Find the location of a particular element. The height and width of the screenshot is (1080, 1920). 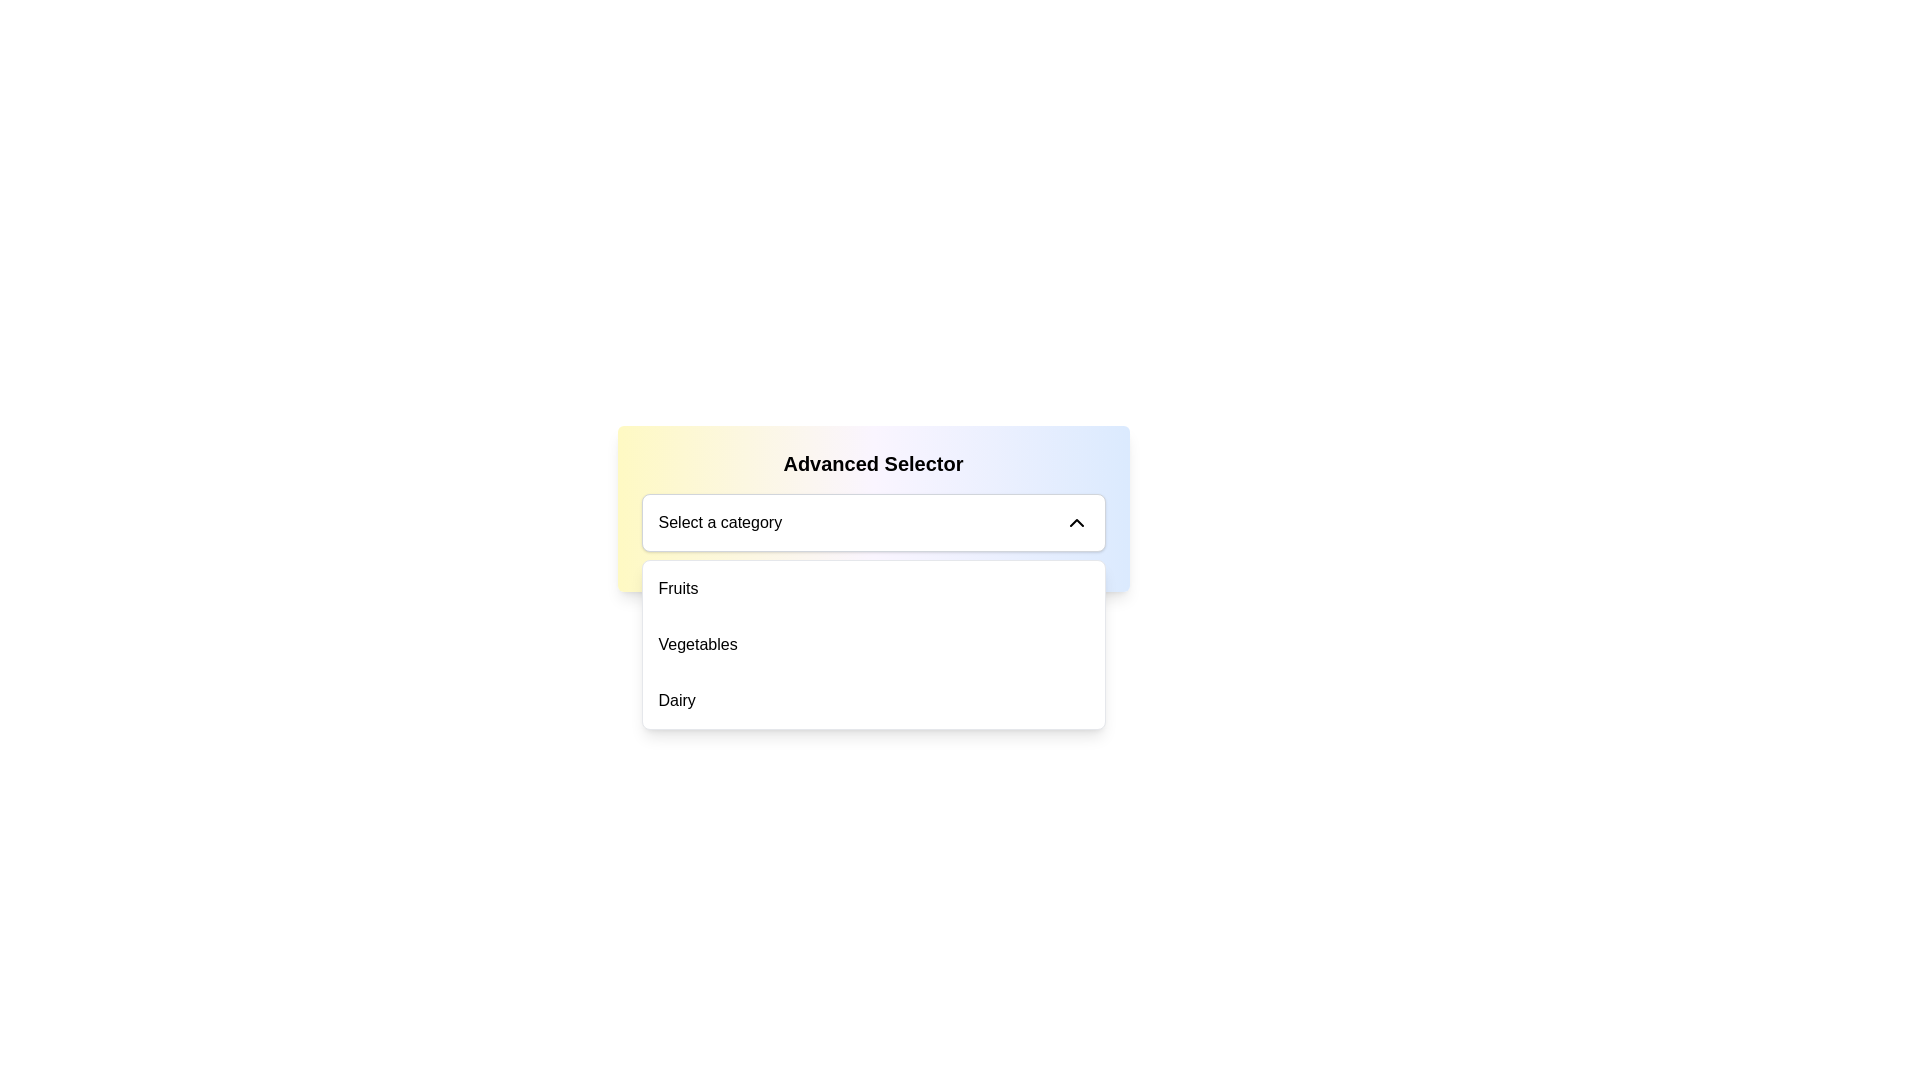

the 'Fruits' dropdown menu item in the 'Advanced Selector' dropdown to navigate is located at coordinates (873, 588).